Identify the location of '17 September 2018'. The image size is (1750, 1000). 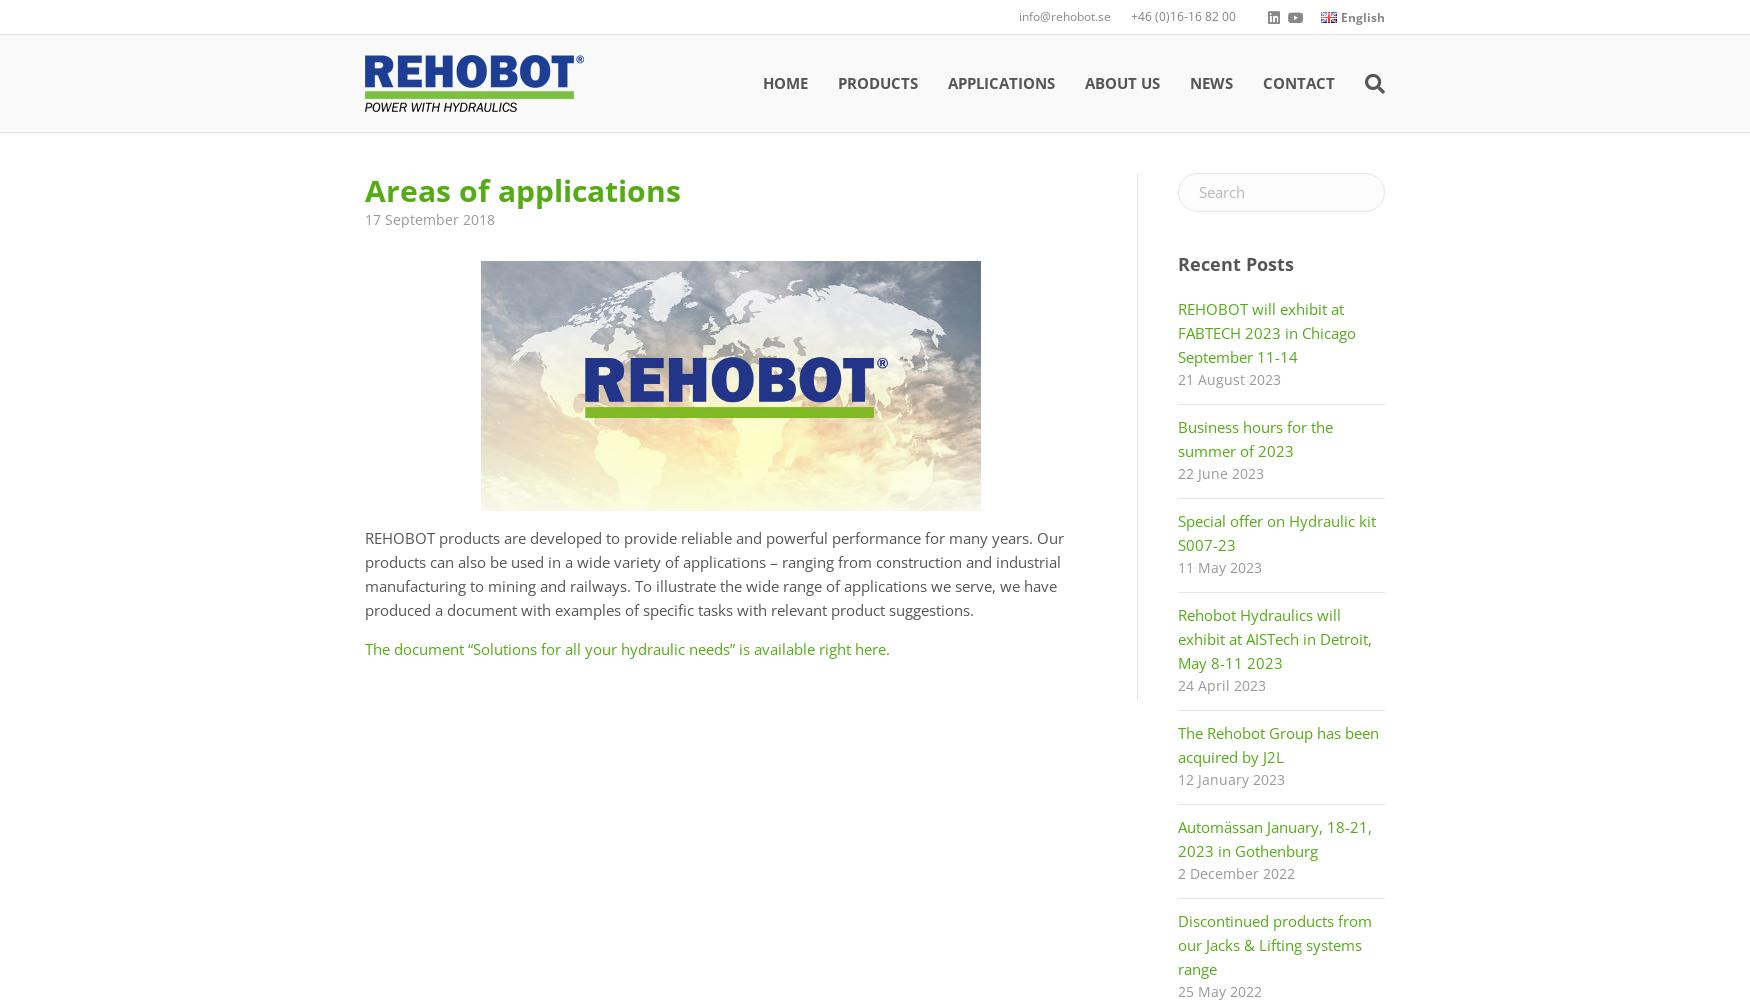
(428, 218).